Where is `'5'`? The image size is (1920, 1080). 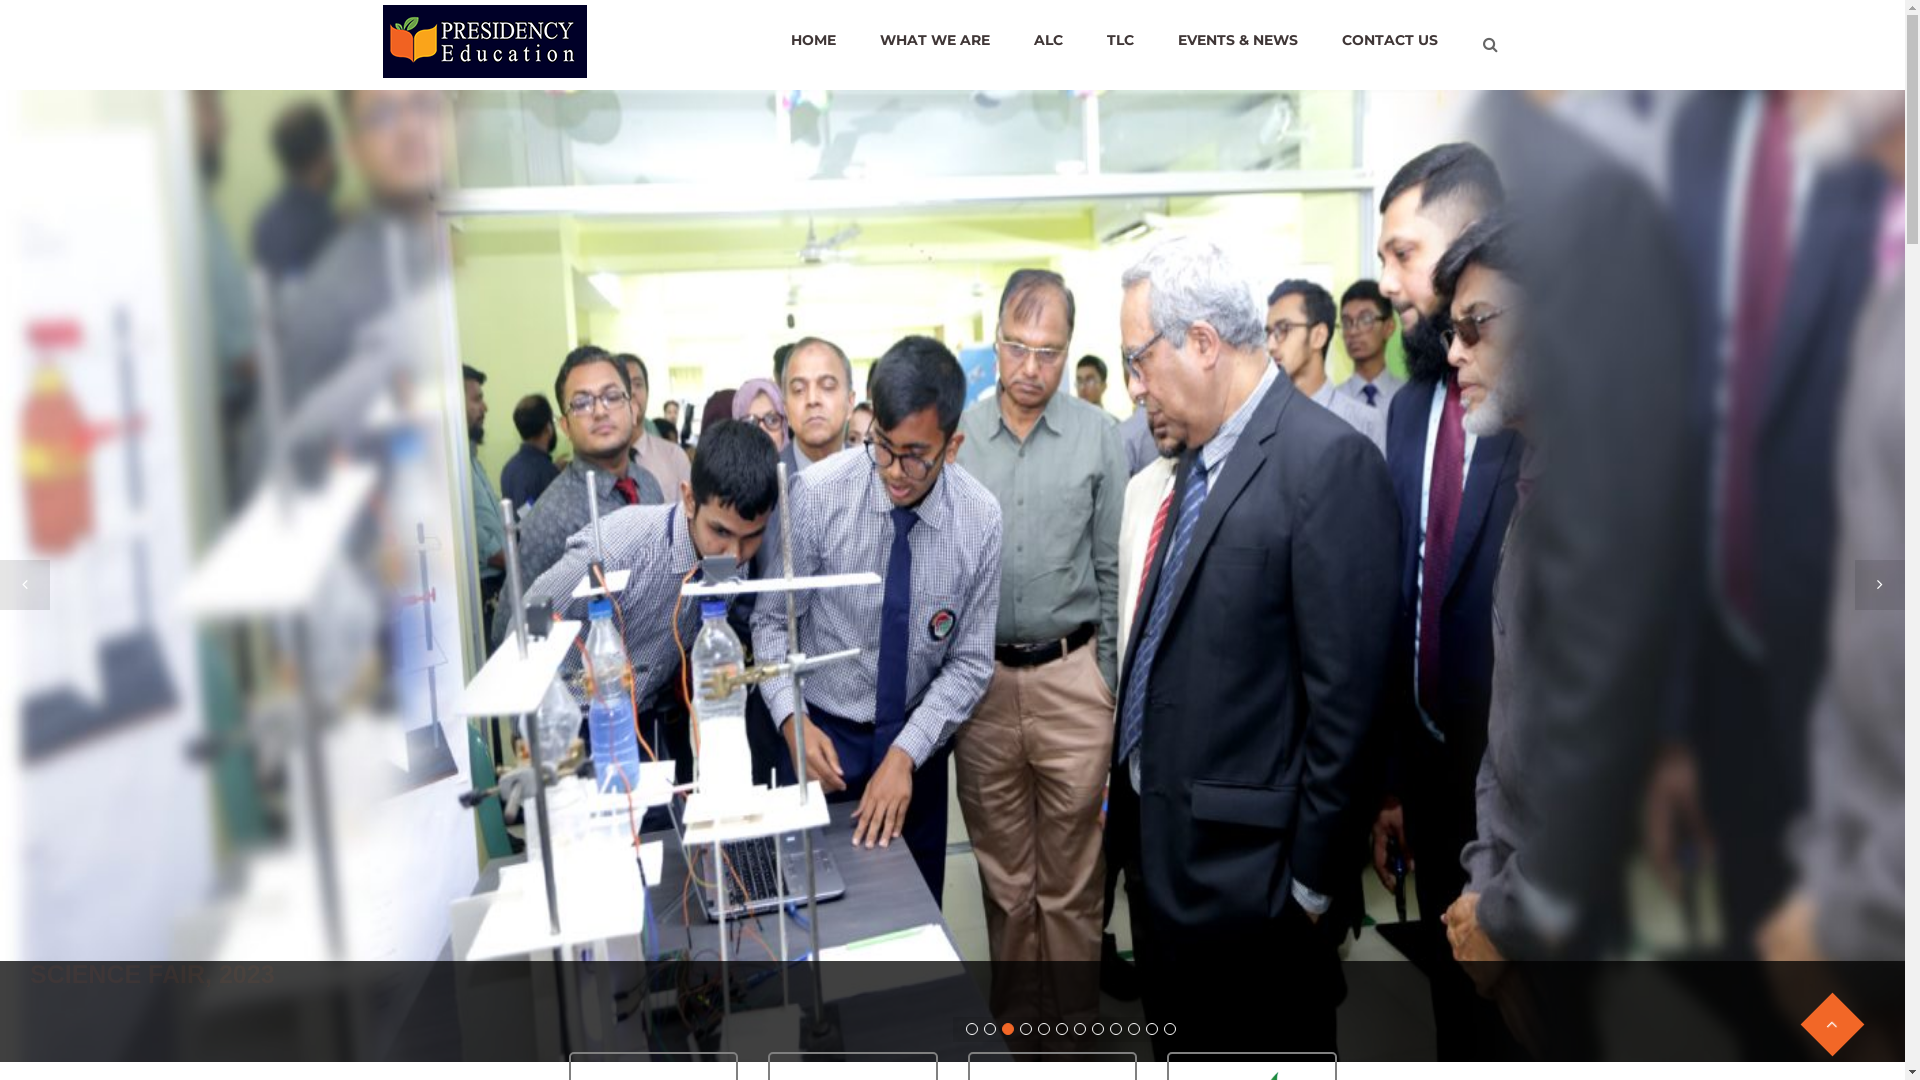 '5' is located at coordinates (1037, 1029).